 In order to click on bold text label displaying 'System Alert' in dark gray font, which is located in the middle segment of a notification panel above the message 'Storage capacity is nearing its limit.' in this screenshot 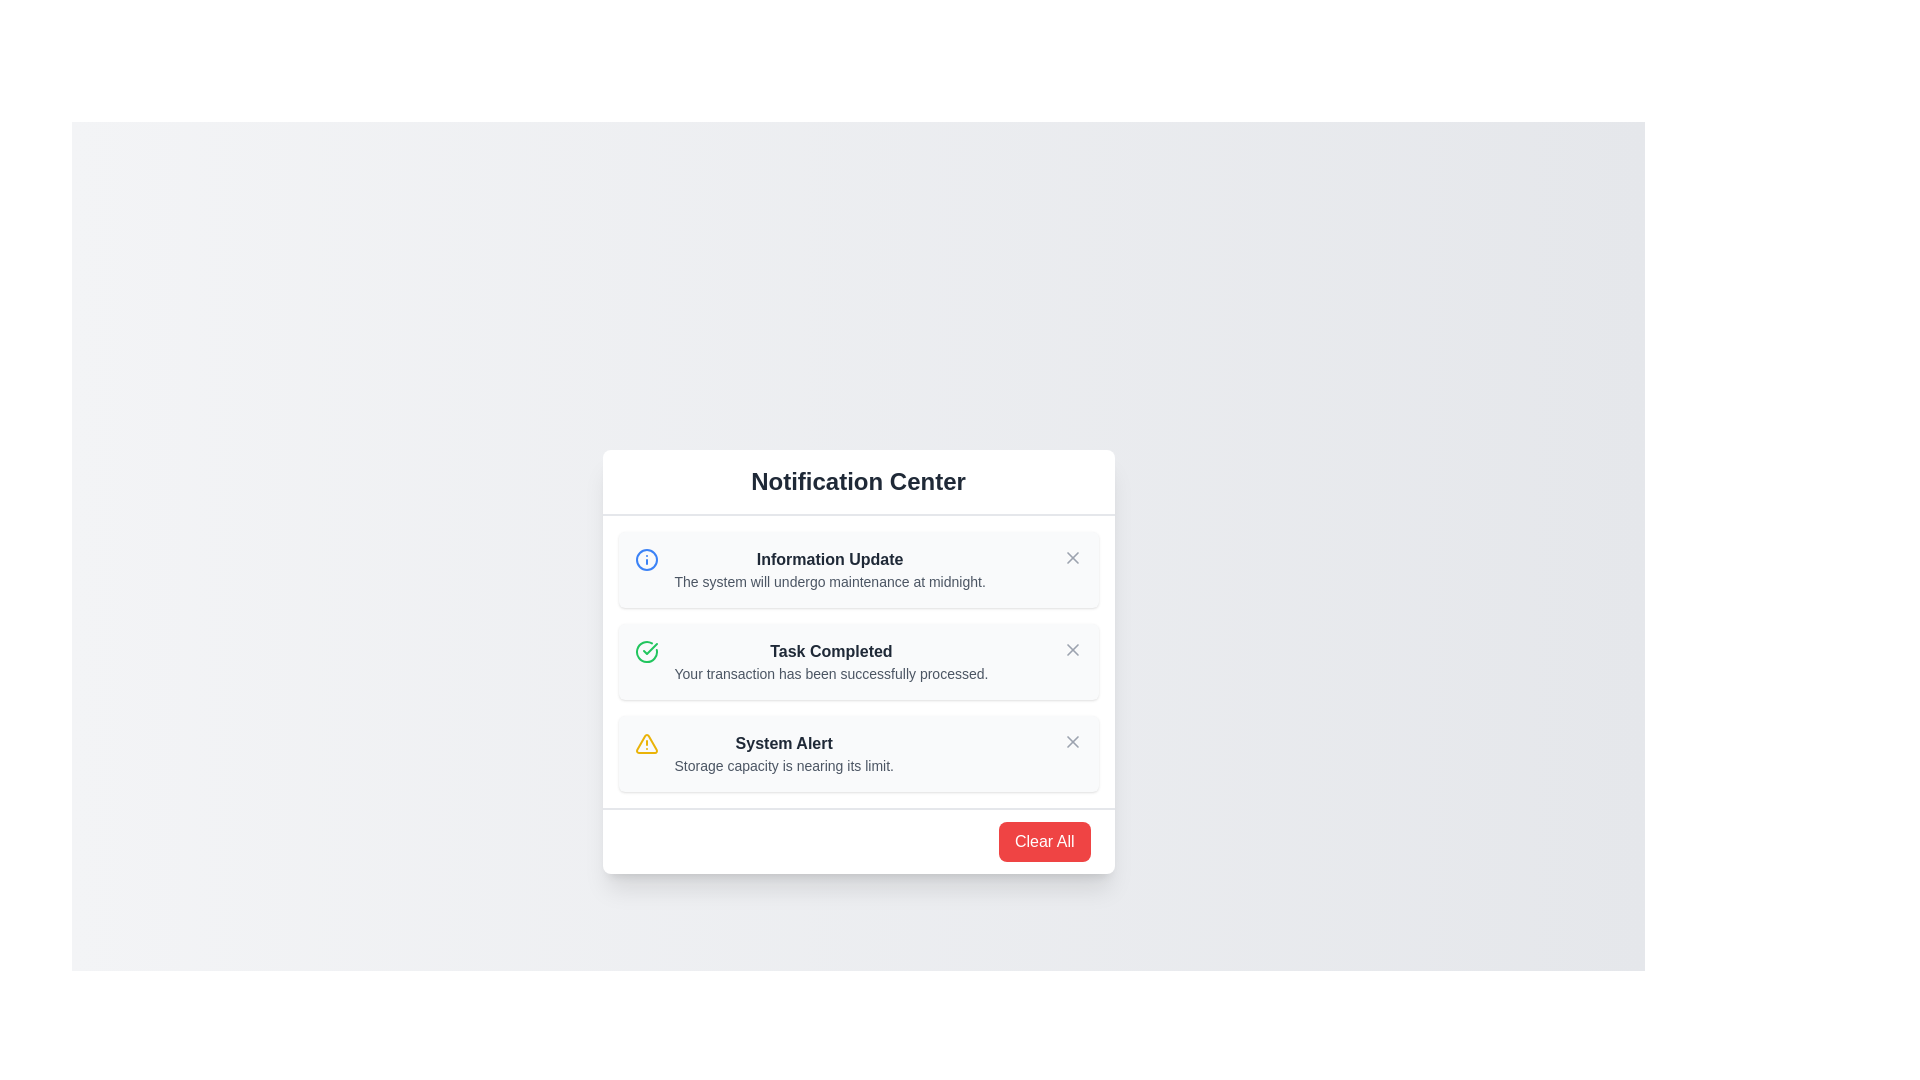, I will do `click(783, 744)`.